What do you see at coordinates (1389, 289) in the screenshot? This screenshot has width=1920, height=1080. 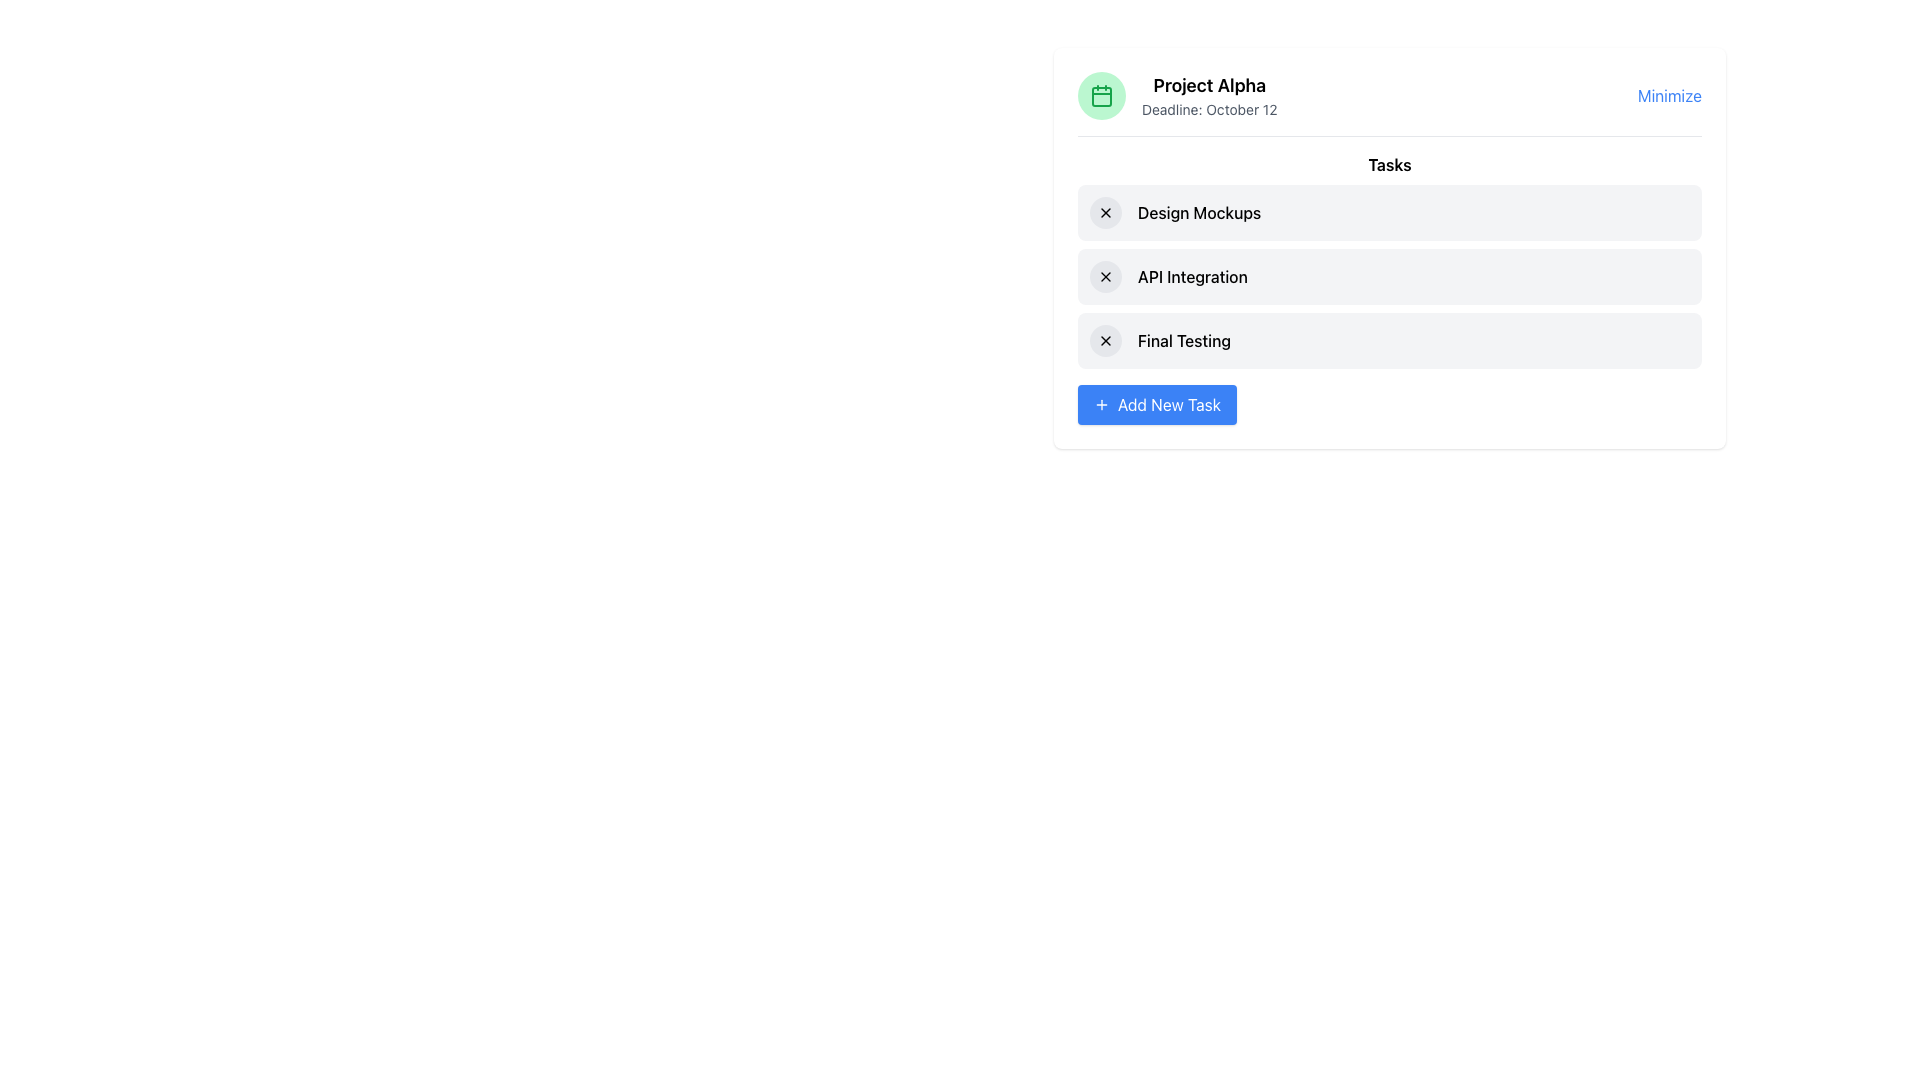 I see `a task in the Task List within the 'Tasks' section of the 'Project Alpha' card` at bounding box center [1389, 289].